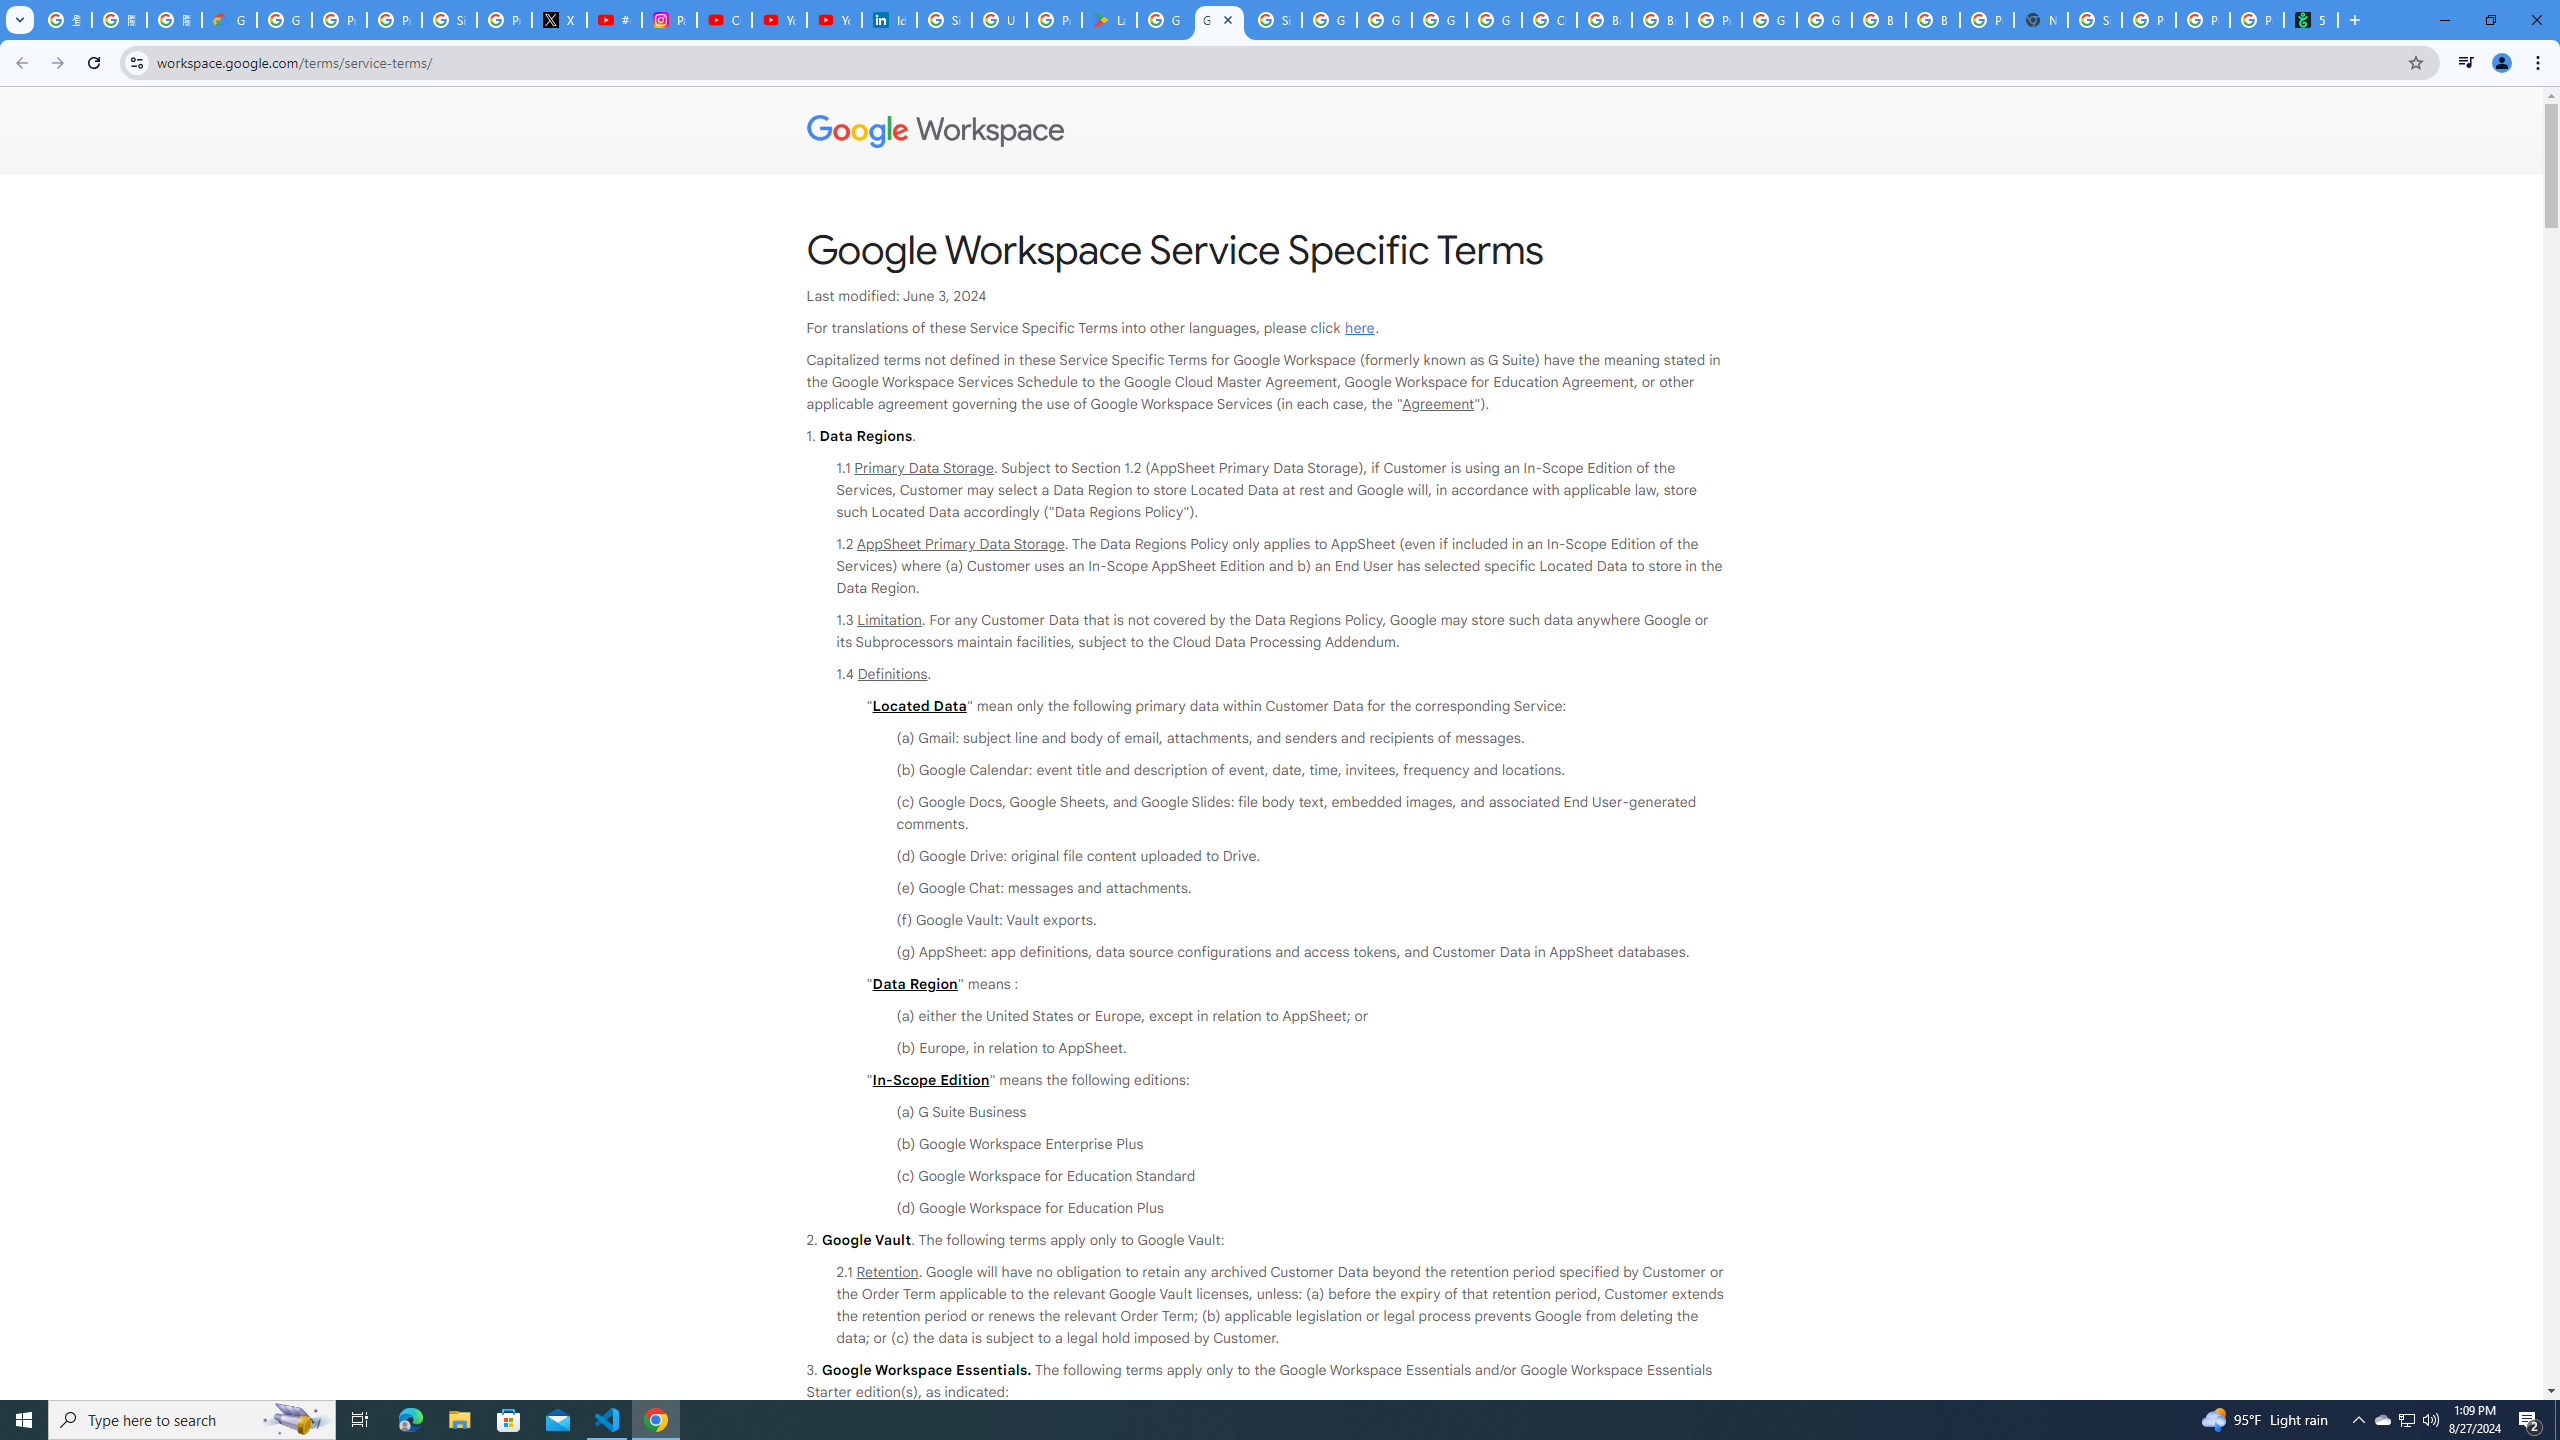 Image resolution: width=2560 pixels, height=1440 pixels. Describe the element at coordinates (2039, 19) in the screenshot. I see `'New Tab'` at that location.